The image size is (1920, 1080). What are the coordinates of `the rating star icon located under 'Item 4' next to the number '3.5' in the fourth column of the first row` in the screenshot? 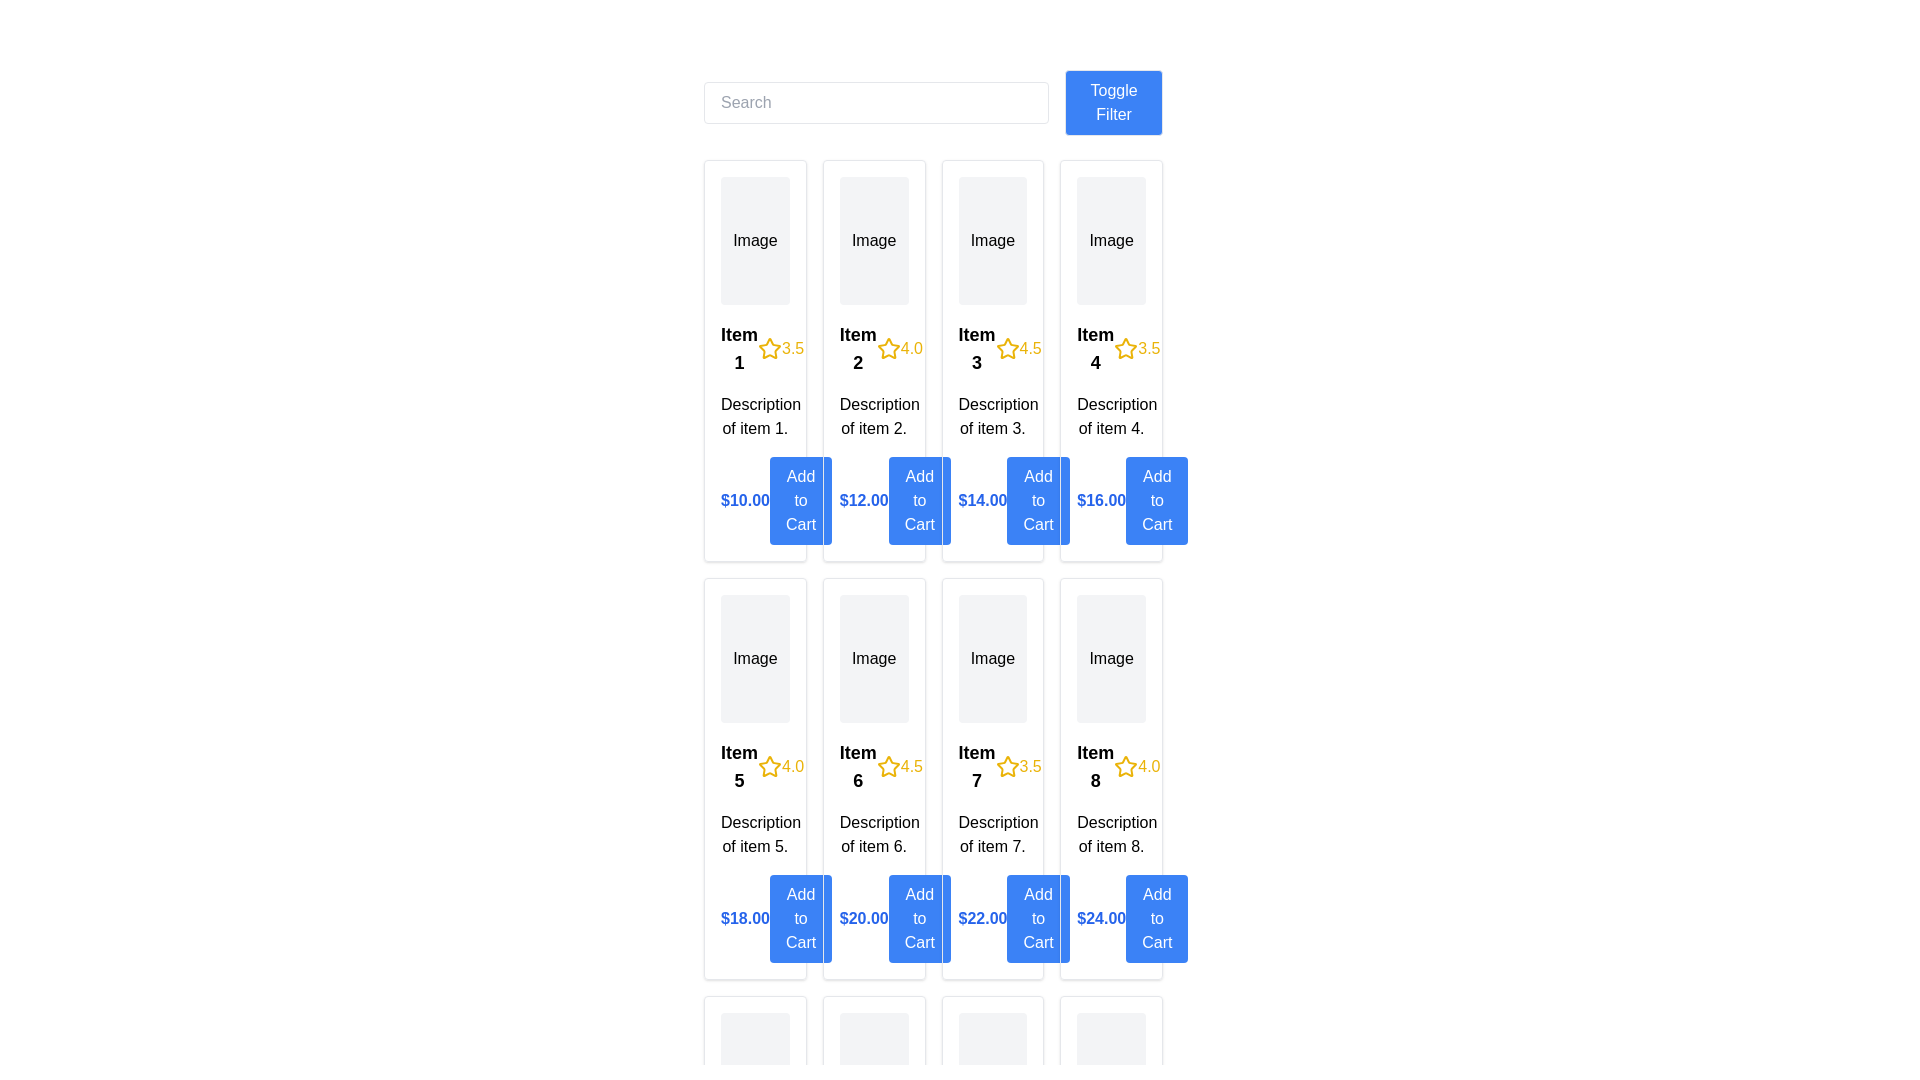 It's located at (1126, 347).